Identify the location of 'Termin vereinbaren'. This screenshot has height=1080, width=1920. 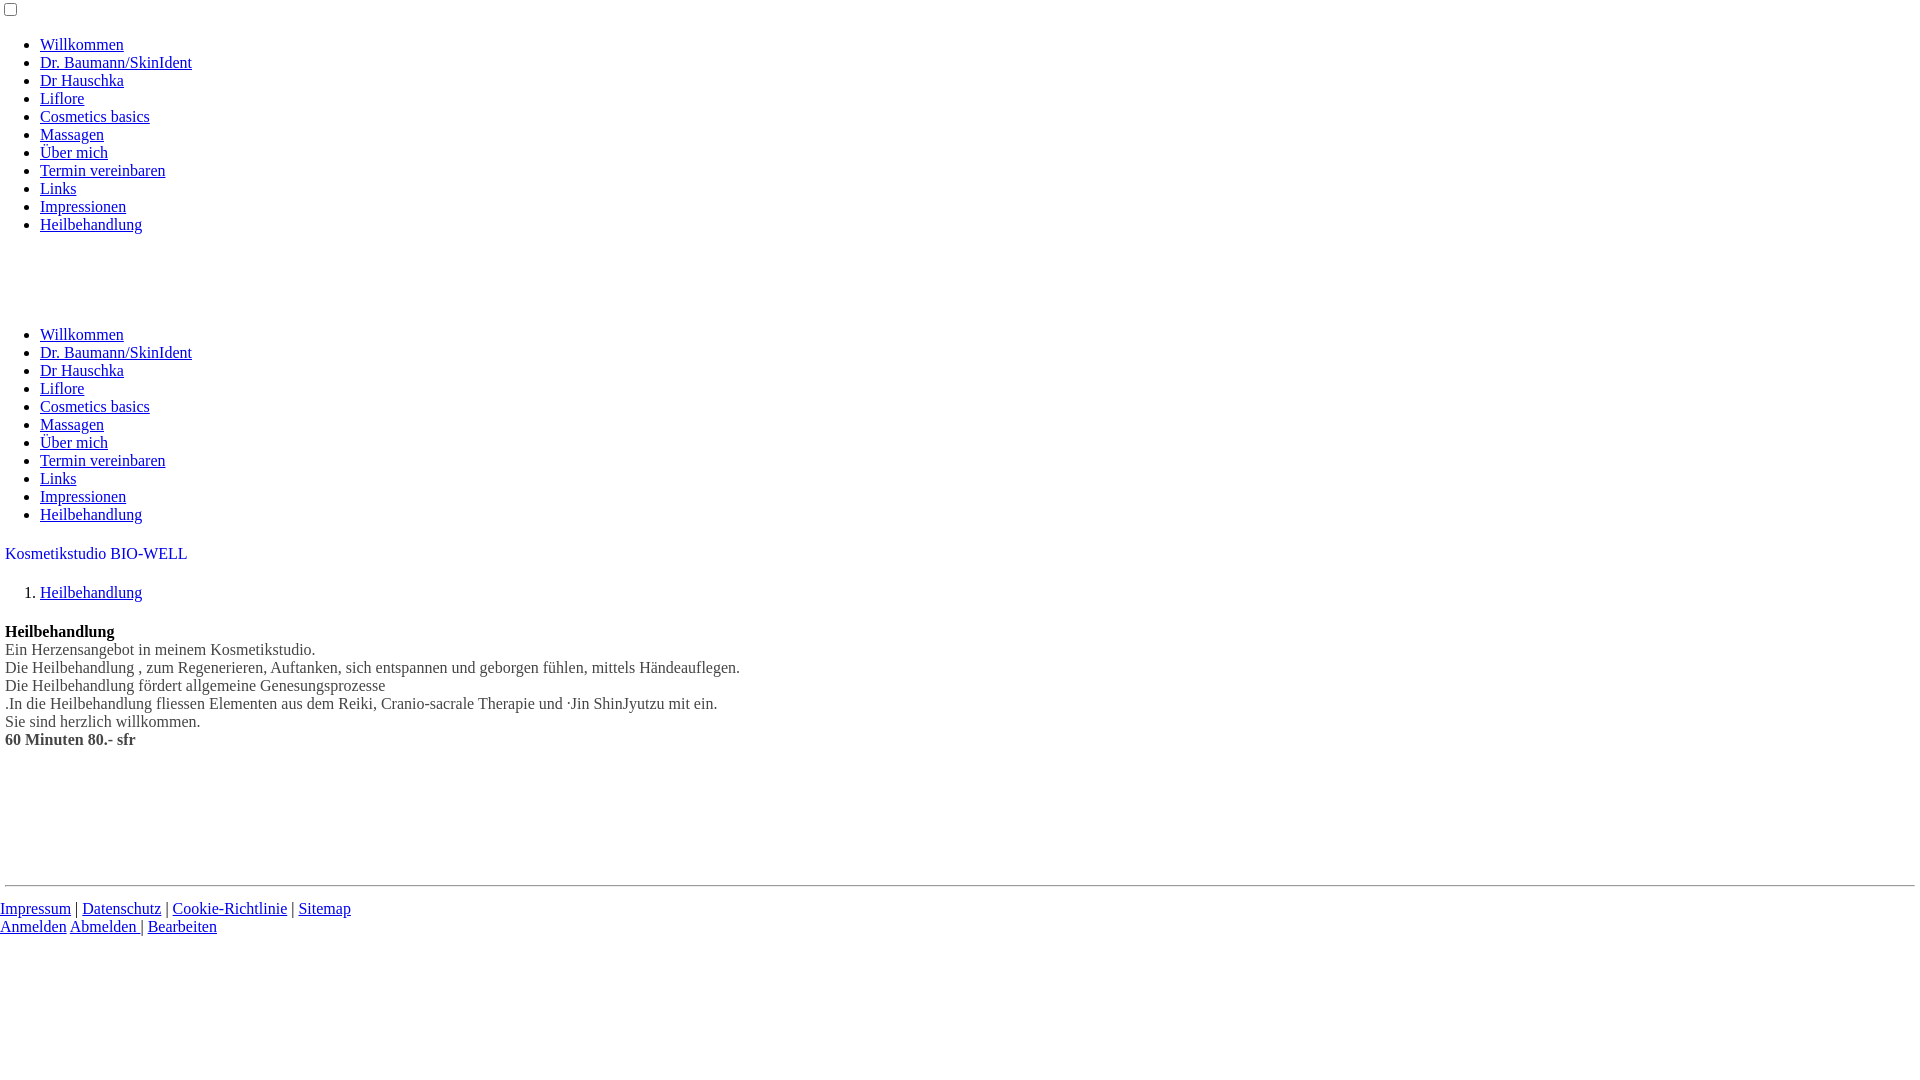
(101, 460).